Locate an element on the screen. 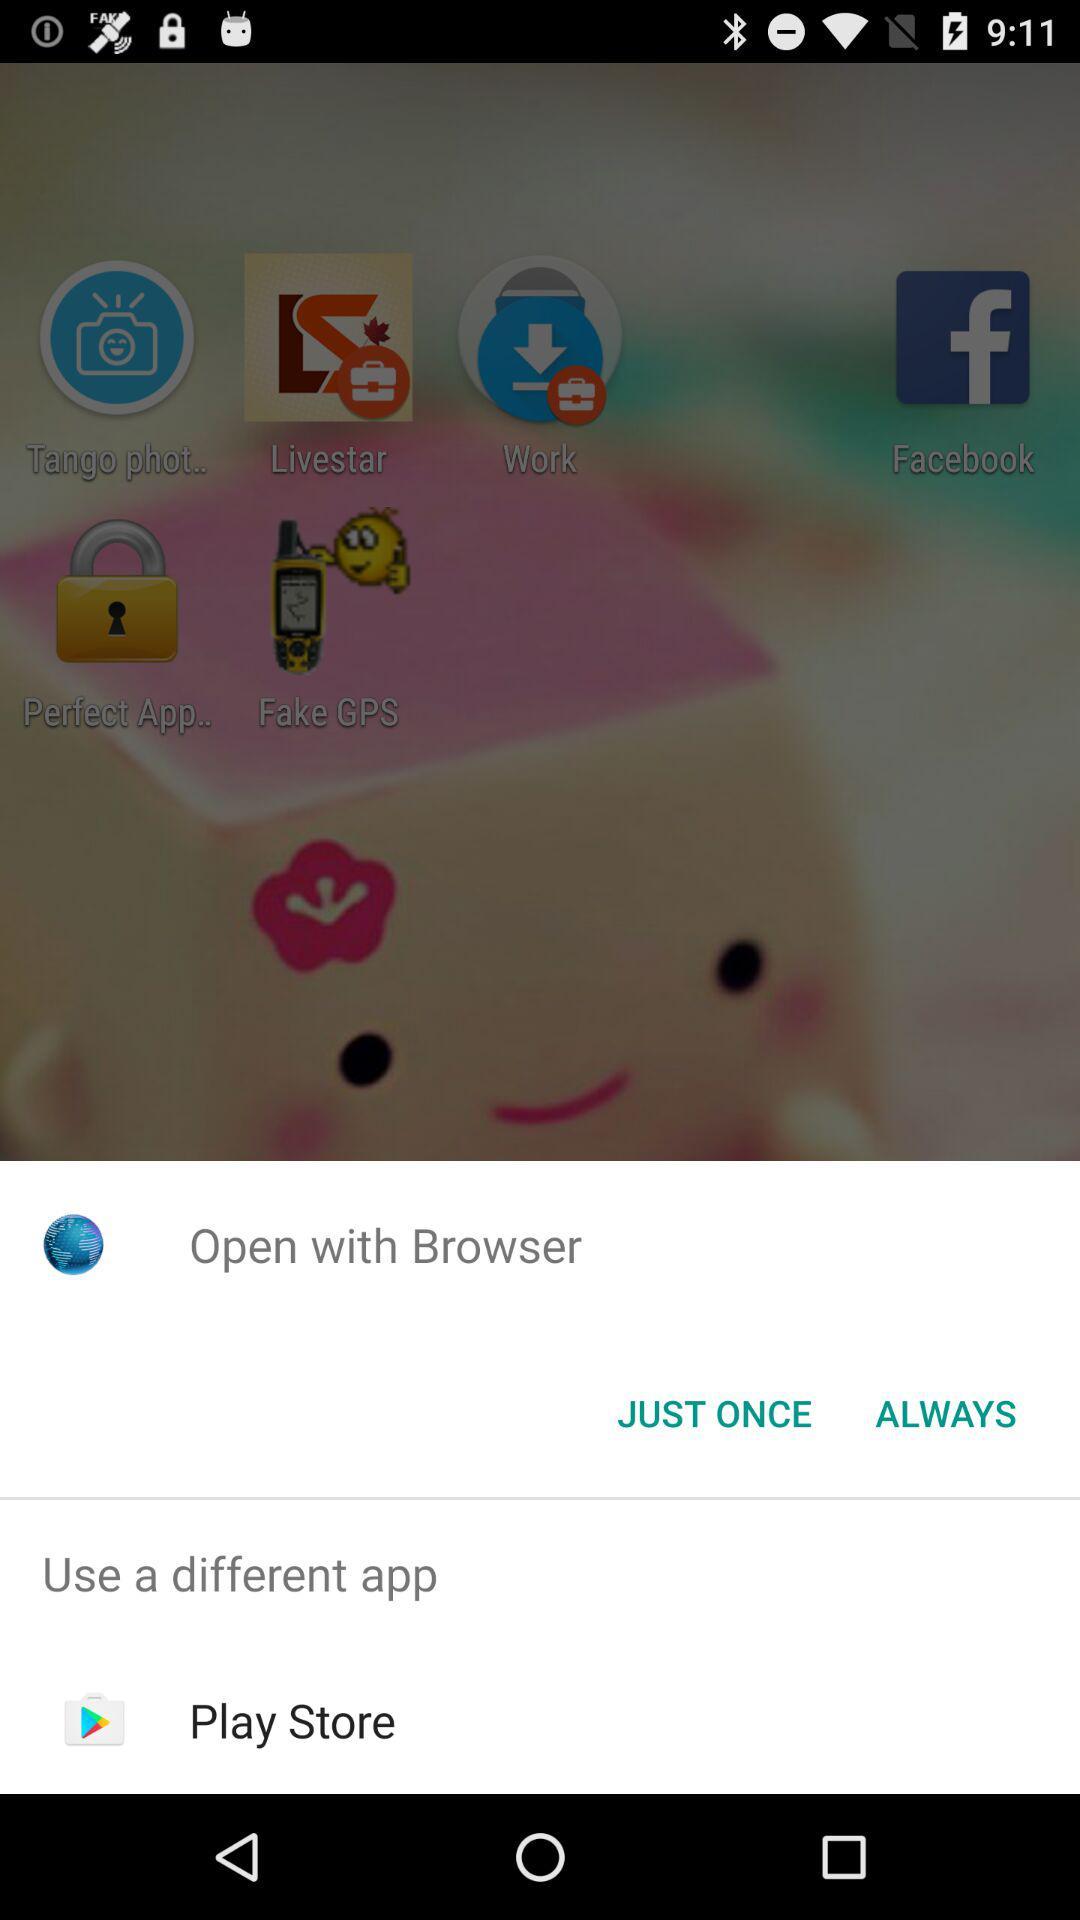  the button at the bottom right corner is located at coordinates (945, 1411).